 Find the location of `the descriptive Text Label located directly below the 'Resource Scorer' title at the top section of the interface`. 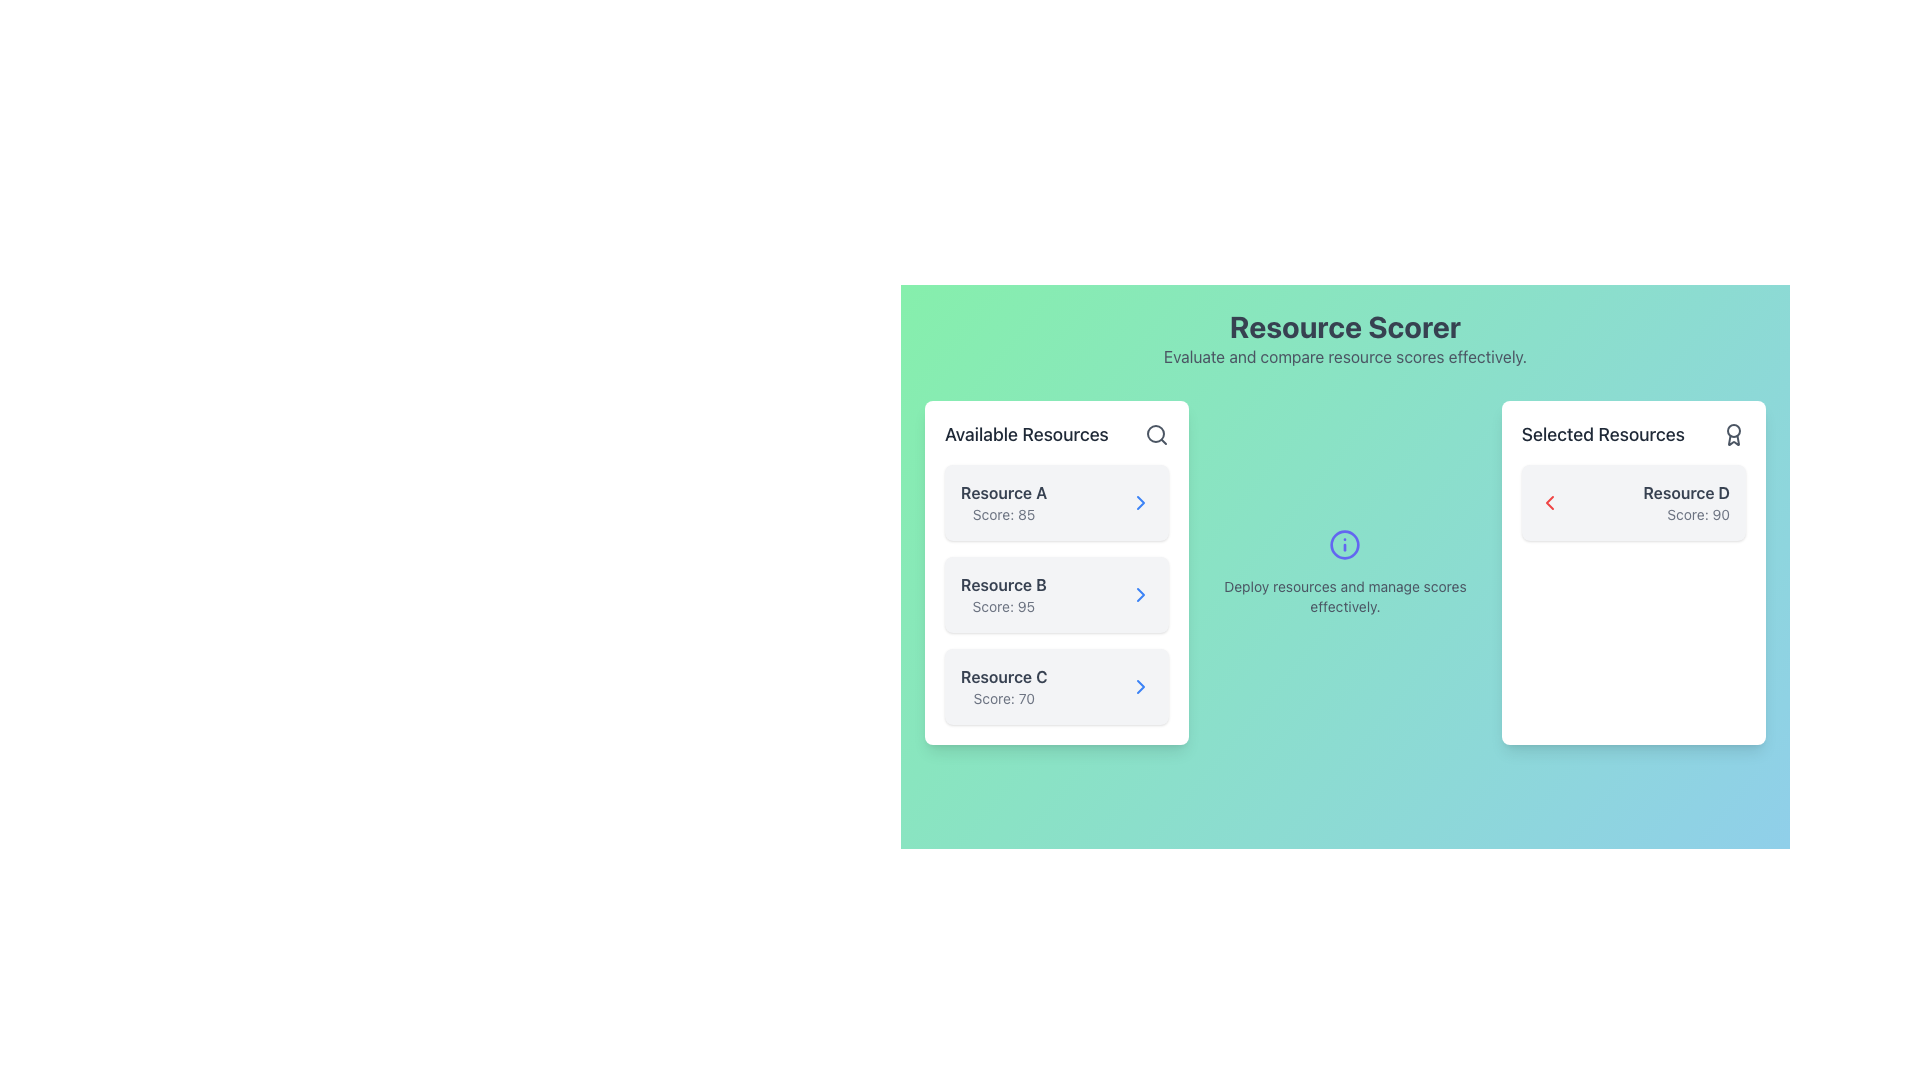

the descriptive Text Label located directly below the 'Resource Scorer' title at the top section of the interface is located at coordinates (1345, 356).